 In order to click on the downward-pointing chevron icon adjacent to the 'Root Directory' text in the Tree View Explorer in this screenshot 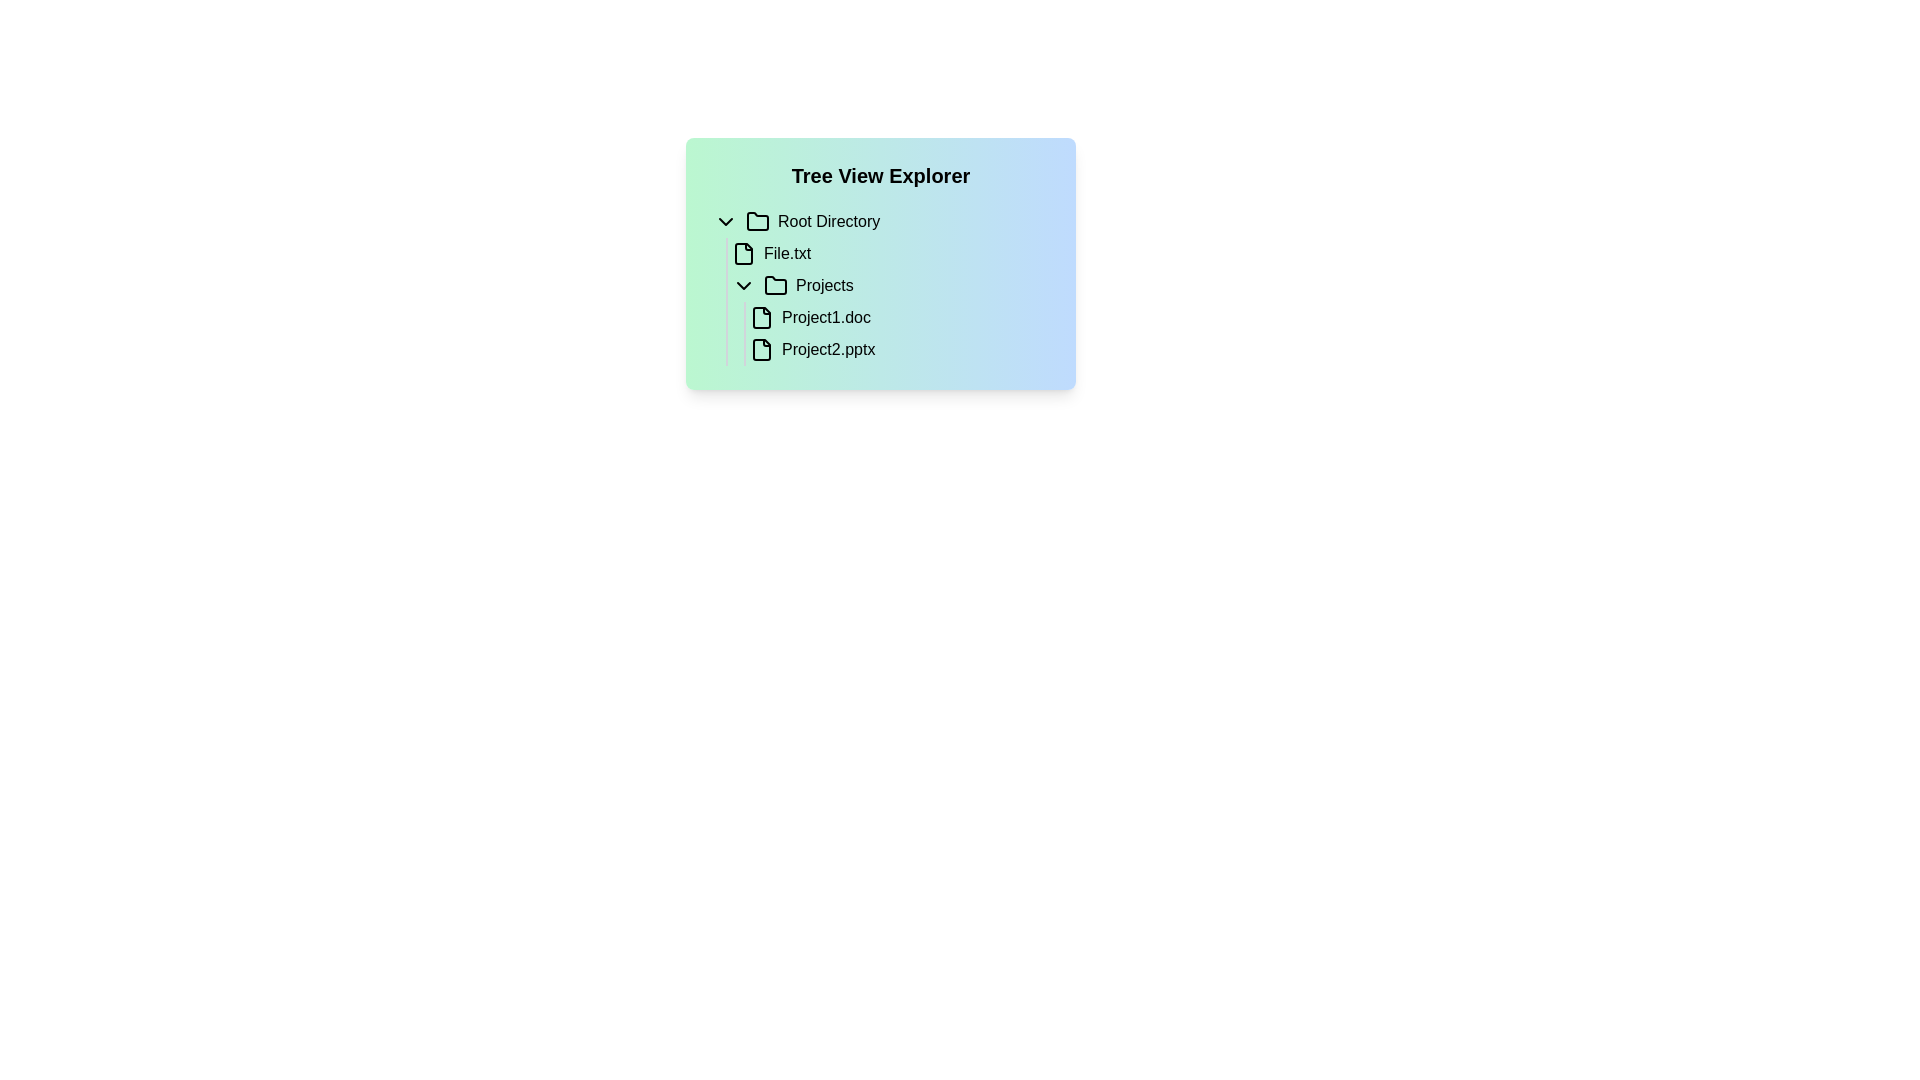, I will do `click(724, 222)`.